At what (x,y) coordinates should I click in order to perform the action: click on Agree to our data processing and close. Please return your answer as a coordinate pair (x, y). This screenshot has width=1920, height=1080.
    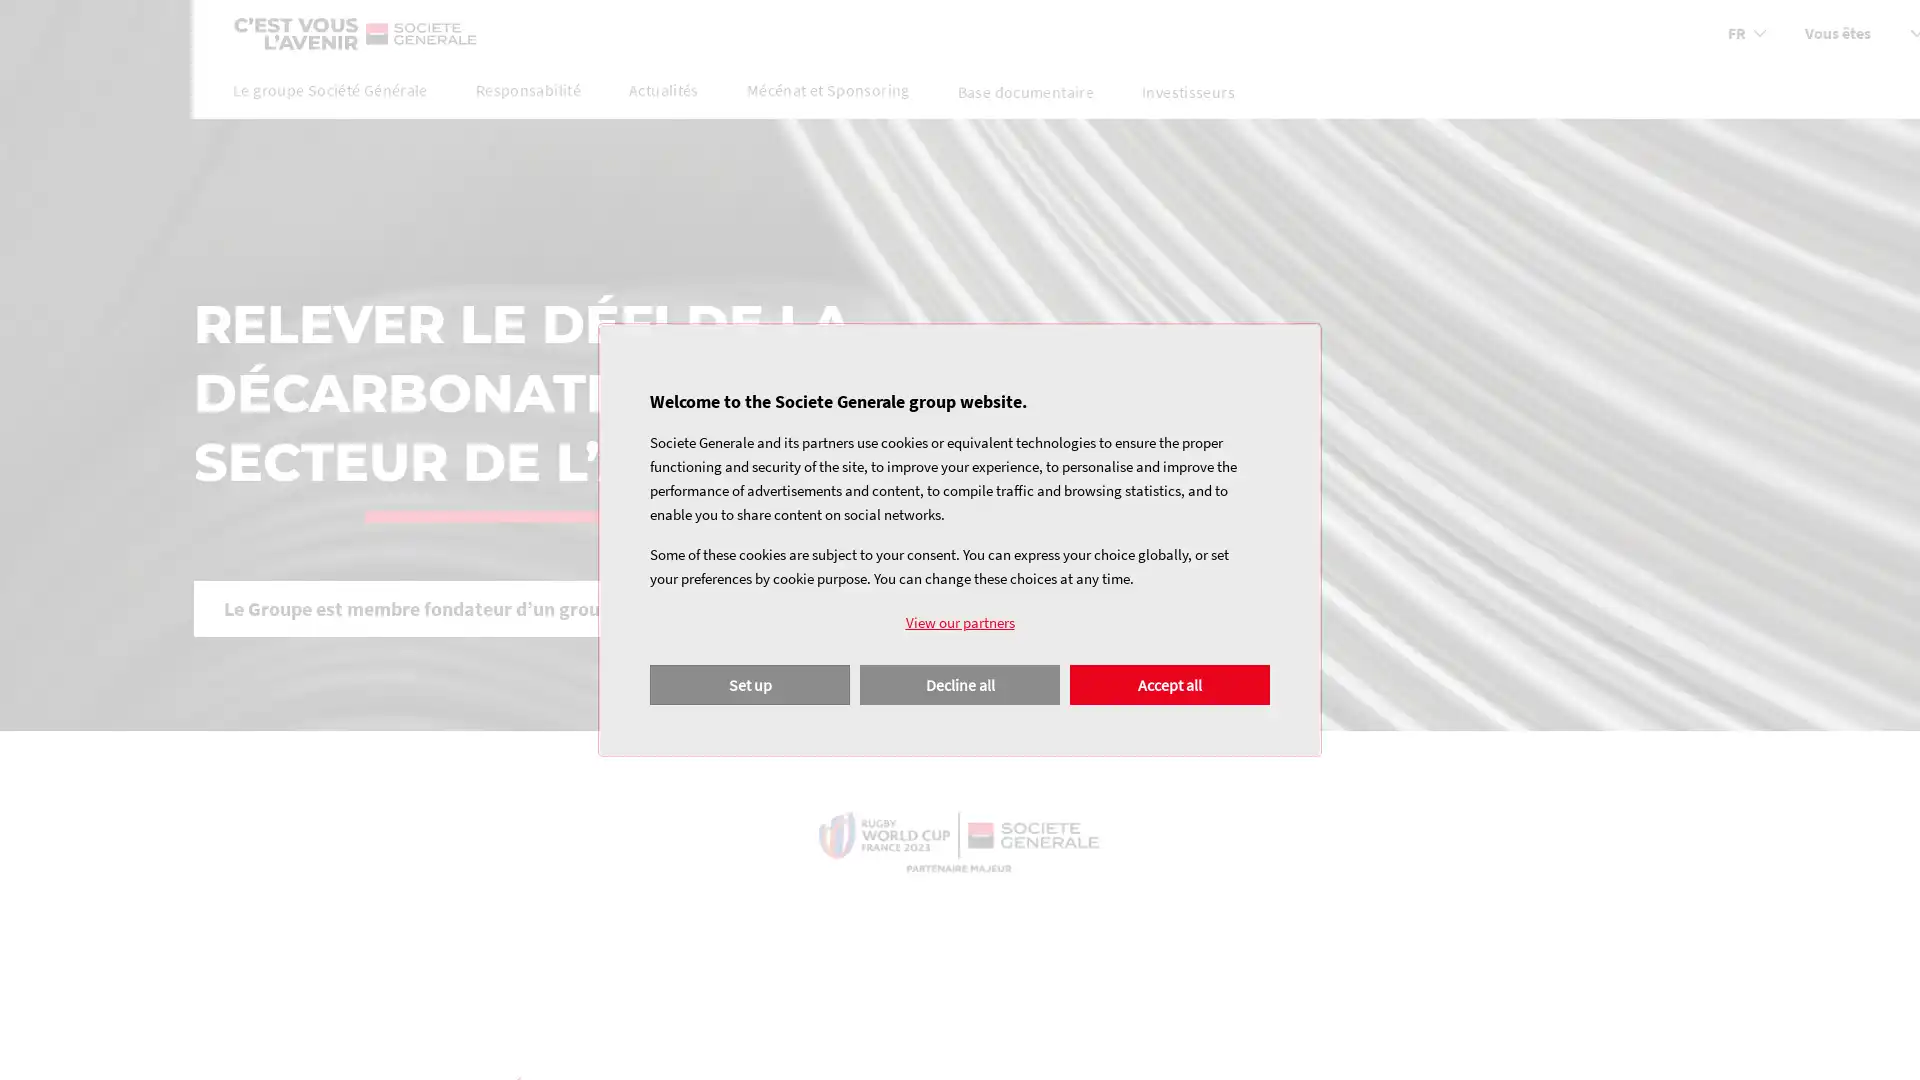
    Looking at the image, I should click on (1170, 683).